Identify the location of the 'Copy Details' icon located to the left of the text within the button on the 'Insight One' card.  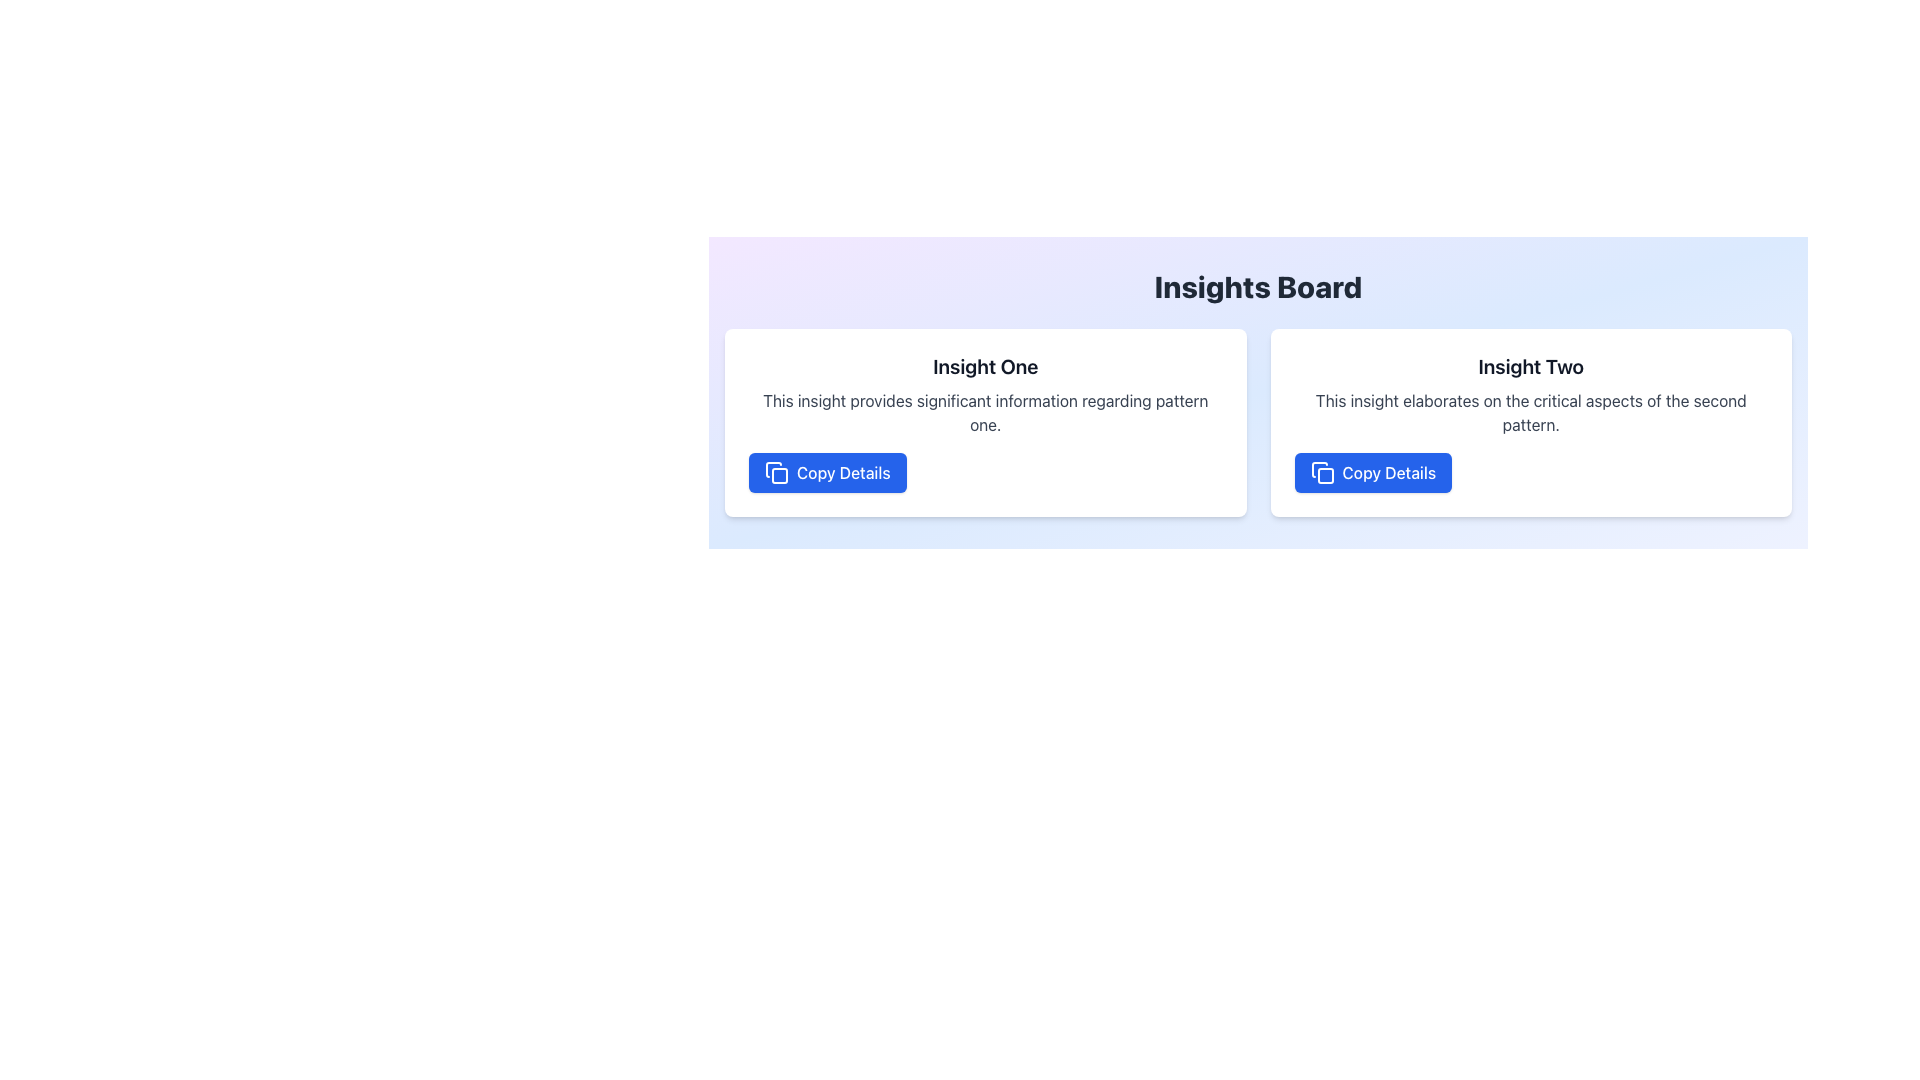
(778, 475).